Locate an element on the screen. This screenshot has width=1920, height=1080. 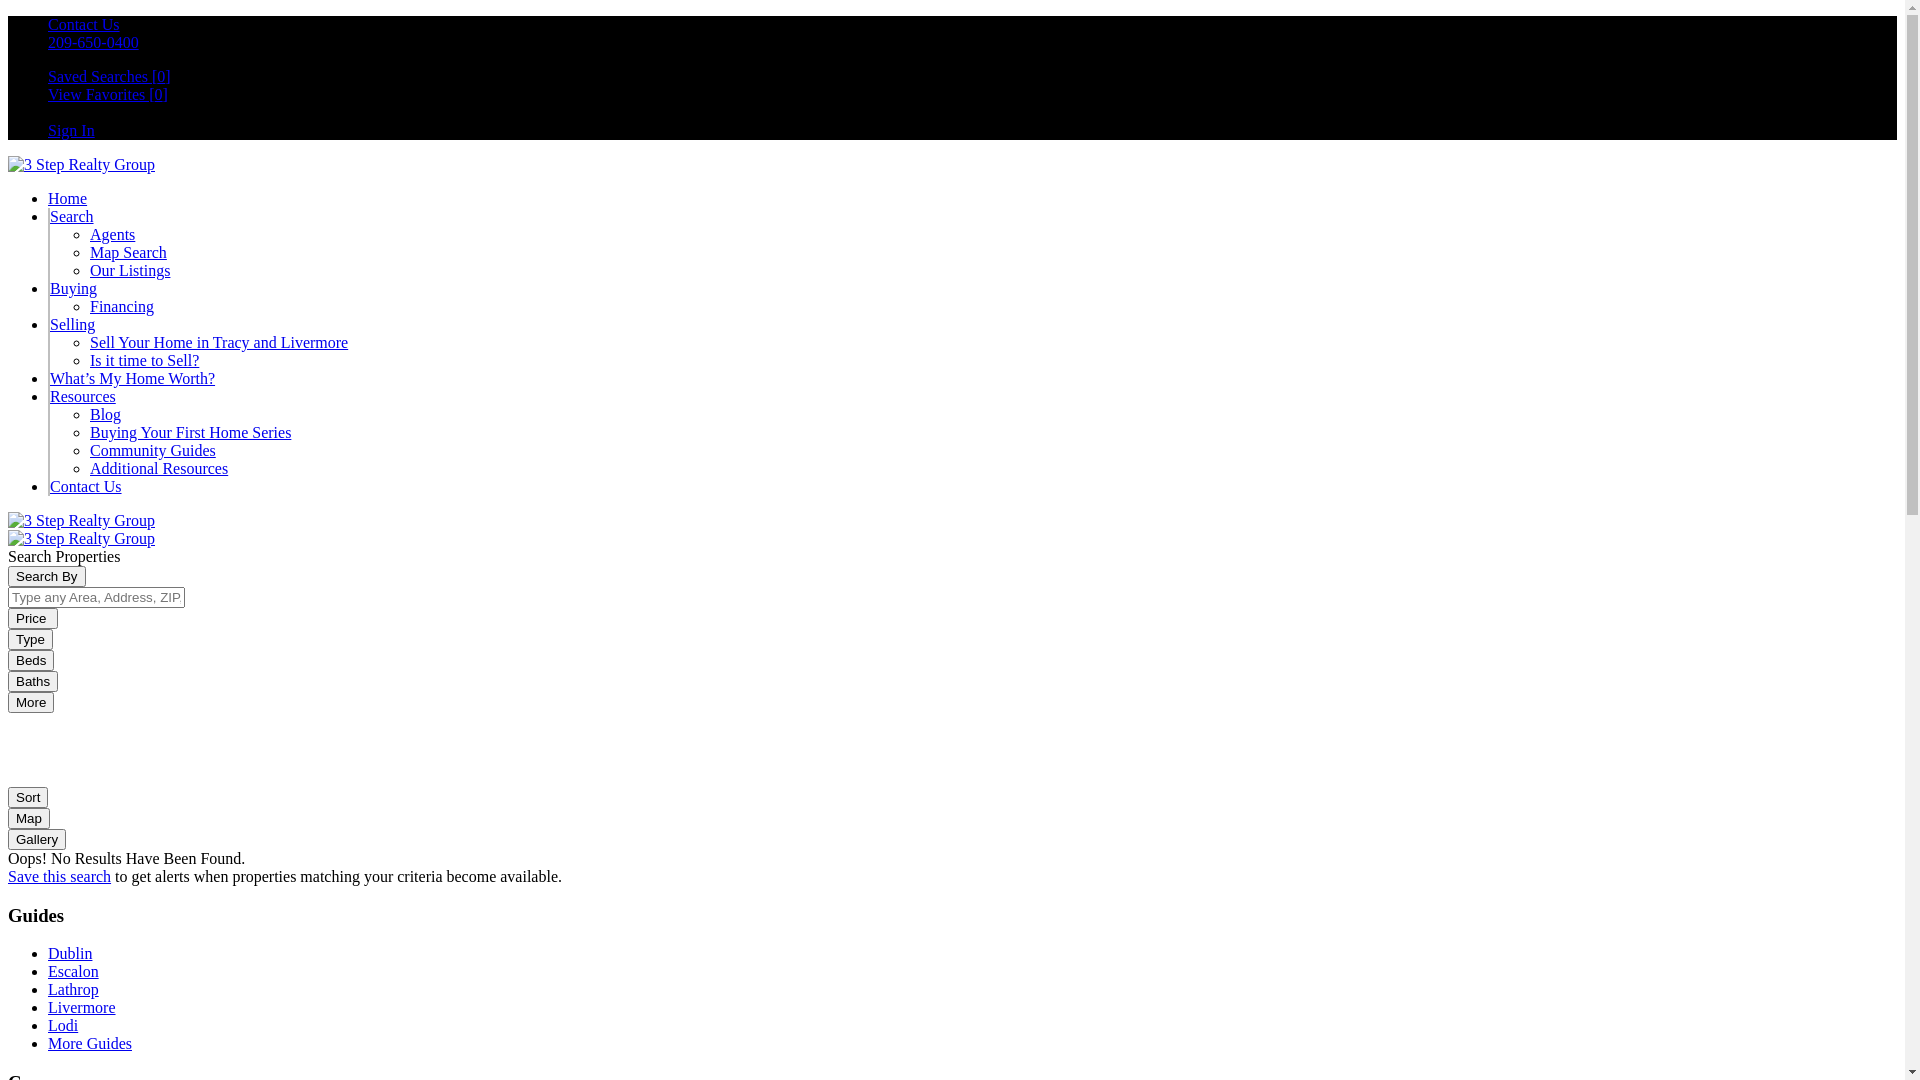
'More' is located at coordinates (8, 701).